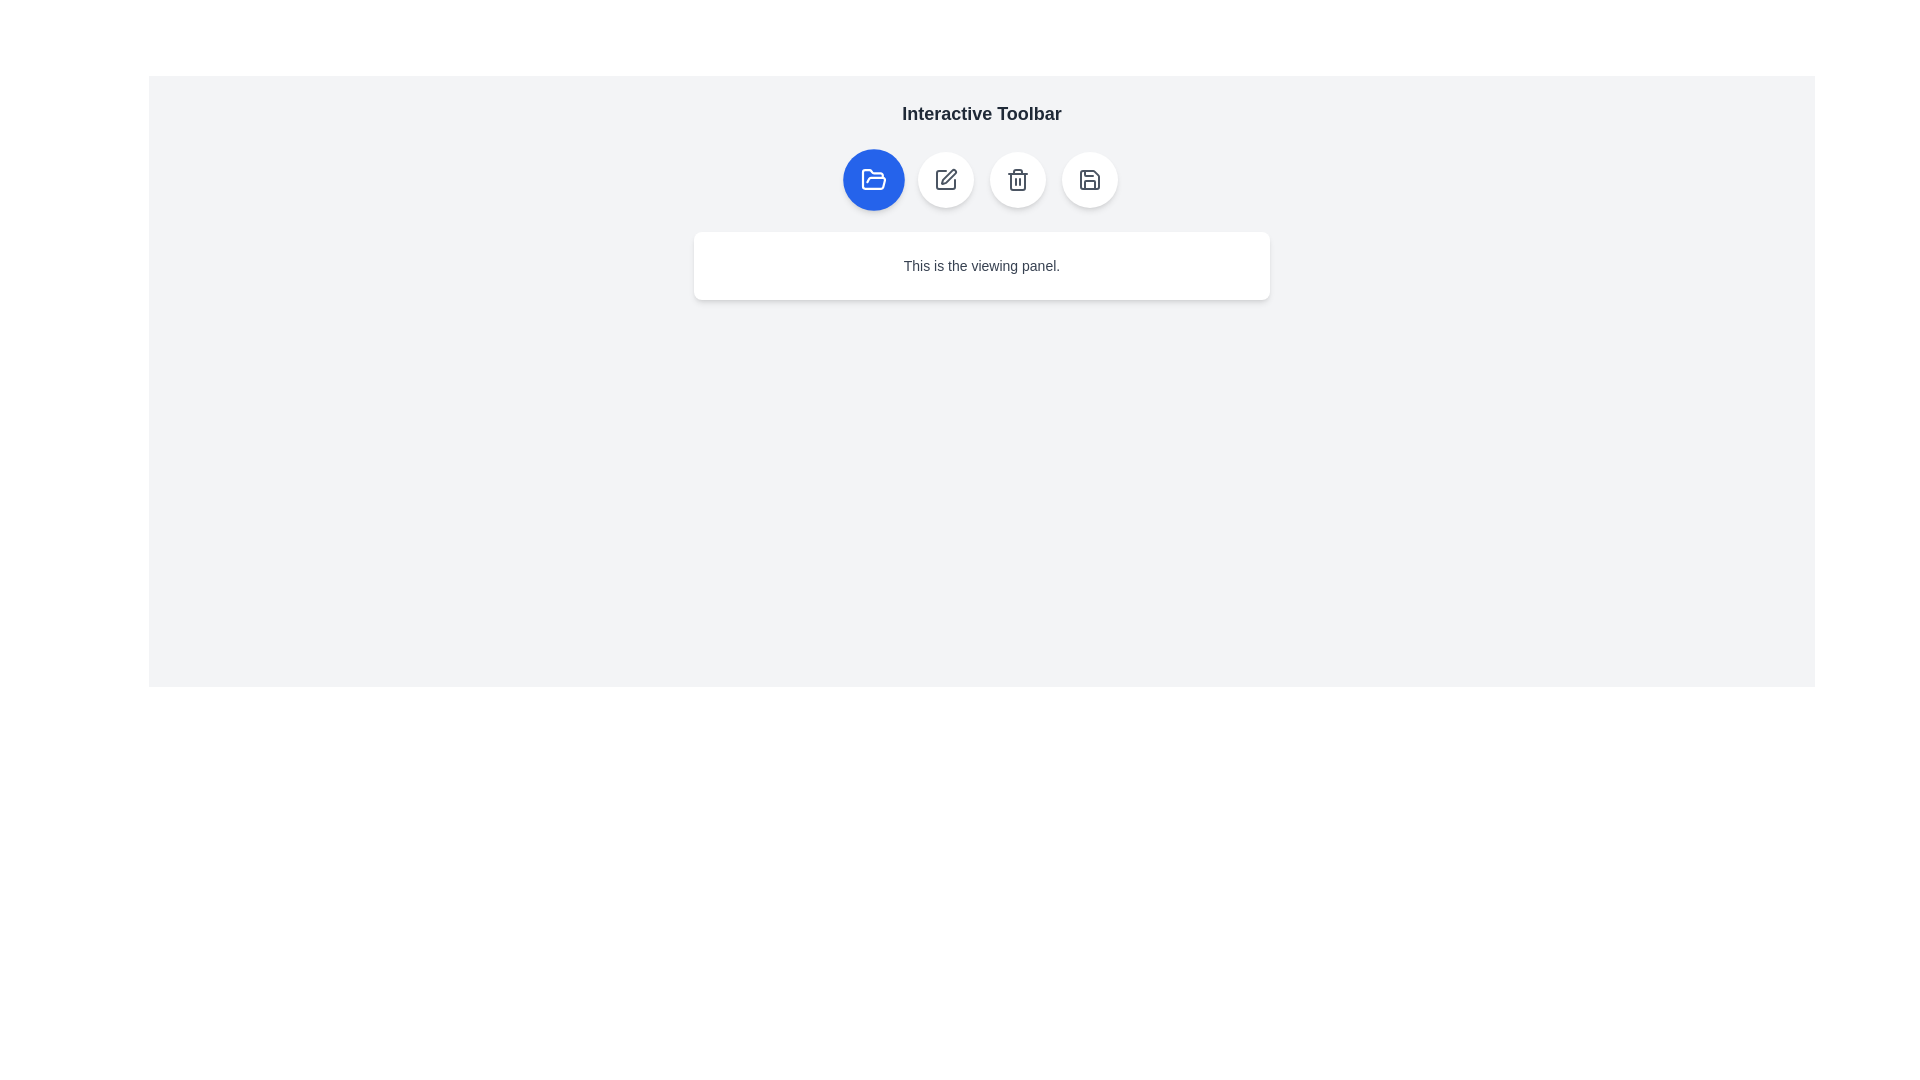 The image size is (1920, 1080). I want to click on the open folder icon button with a blue background located on the top toolbar, so click(873, 180).